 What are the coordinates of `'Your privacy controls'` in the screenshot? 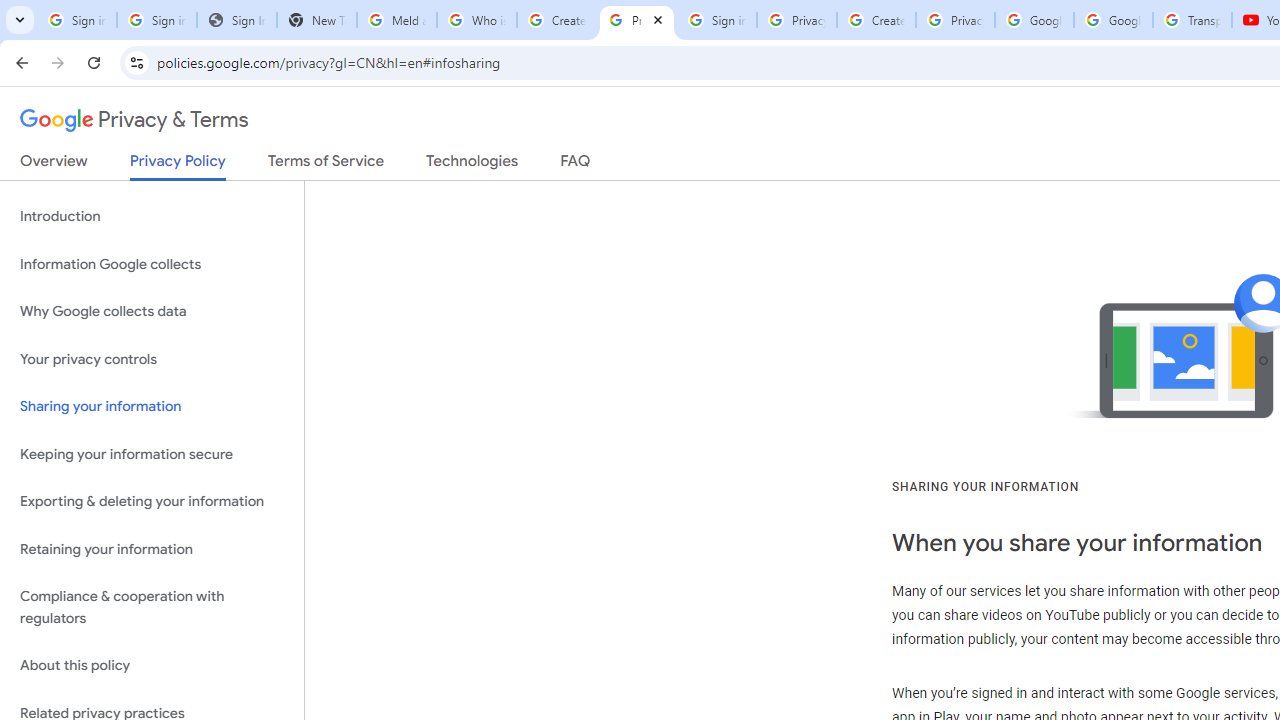 It's located at (151, 358).